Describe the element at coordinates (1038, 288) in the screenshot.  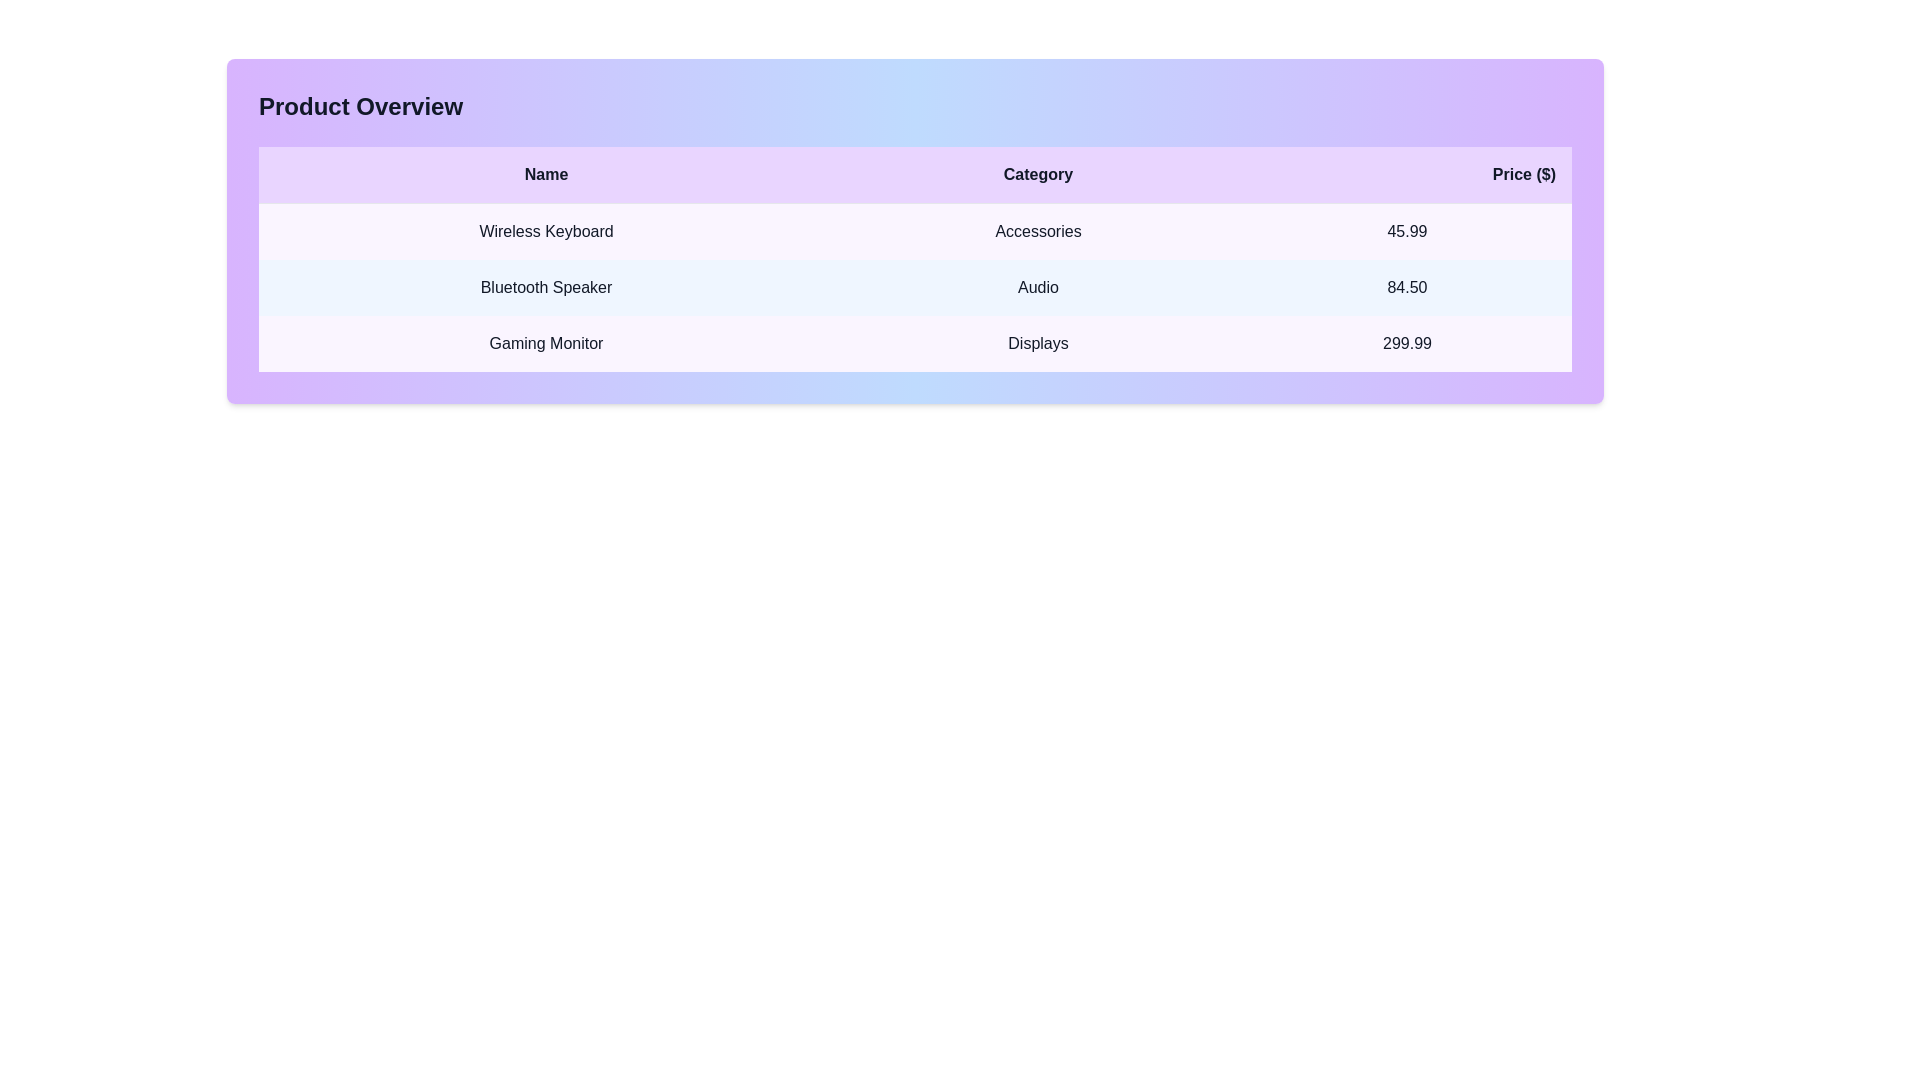
I see `text of the Text label that indicates the product category for the item listed under the "Category" column, adjacent to the "Bluetooth Speaker" in the "Name" column and the price "84.50" in the "Price ($)" column` at that location.